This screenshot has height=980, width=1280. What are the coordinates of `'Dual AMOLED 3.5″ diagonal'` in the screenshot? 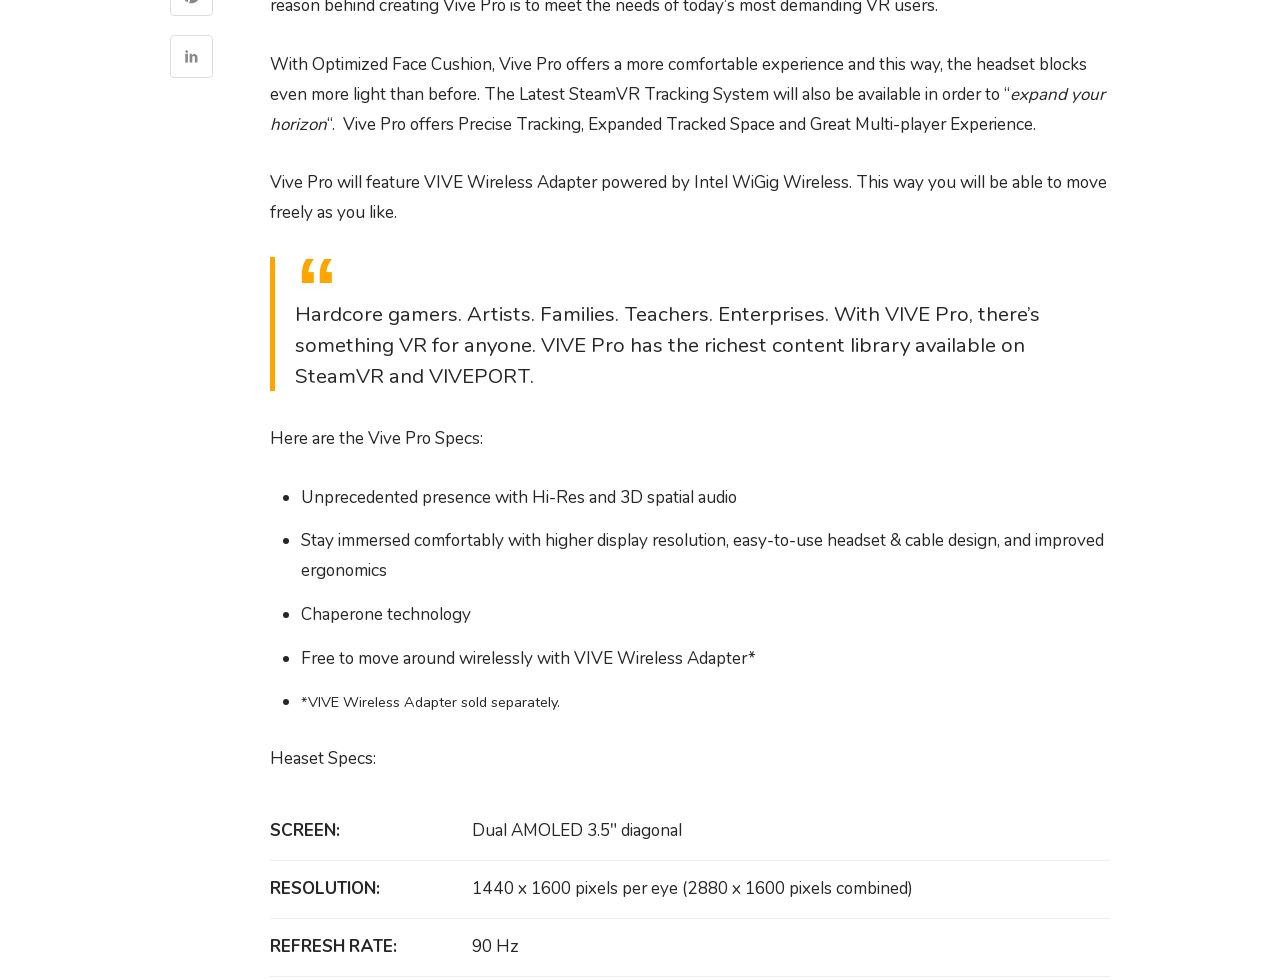 It's located at (575, 830).